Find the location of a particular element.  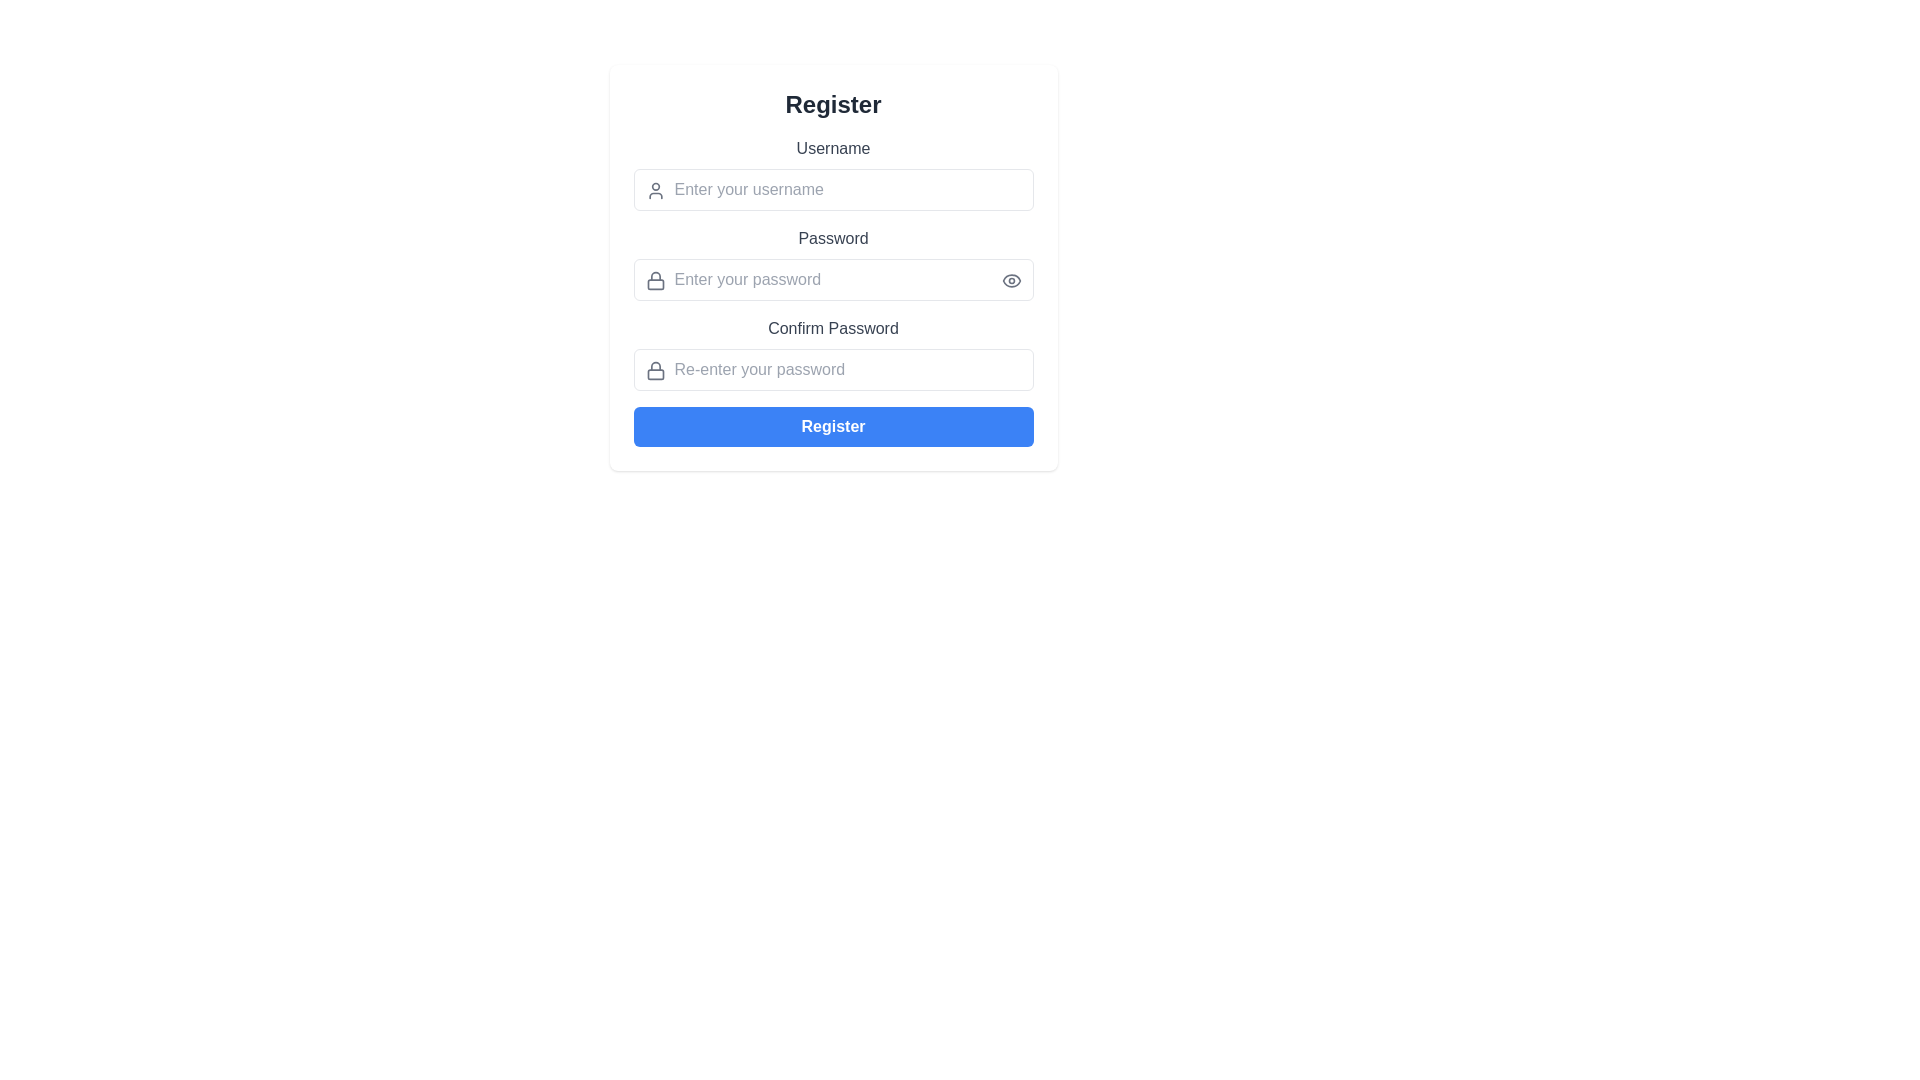

the user silhouette icon located inside the username input field, aligned to the left side of the rectangular input box is located at coordinates (655, 191).